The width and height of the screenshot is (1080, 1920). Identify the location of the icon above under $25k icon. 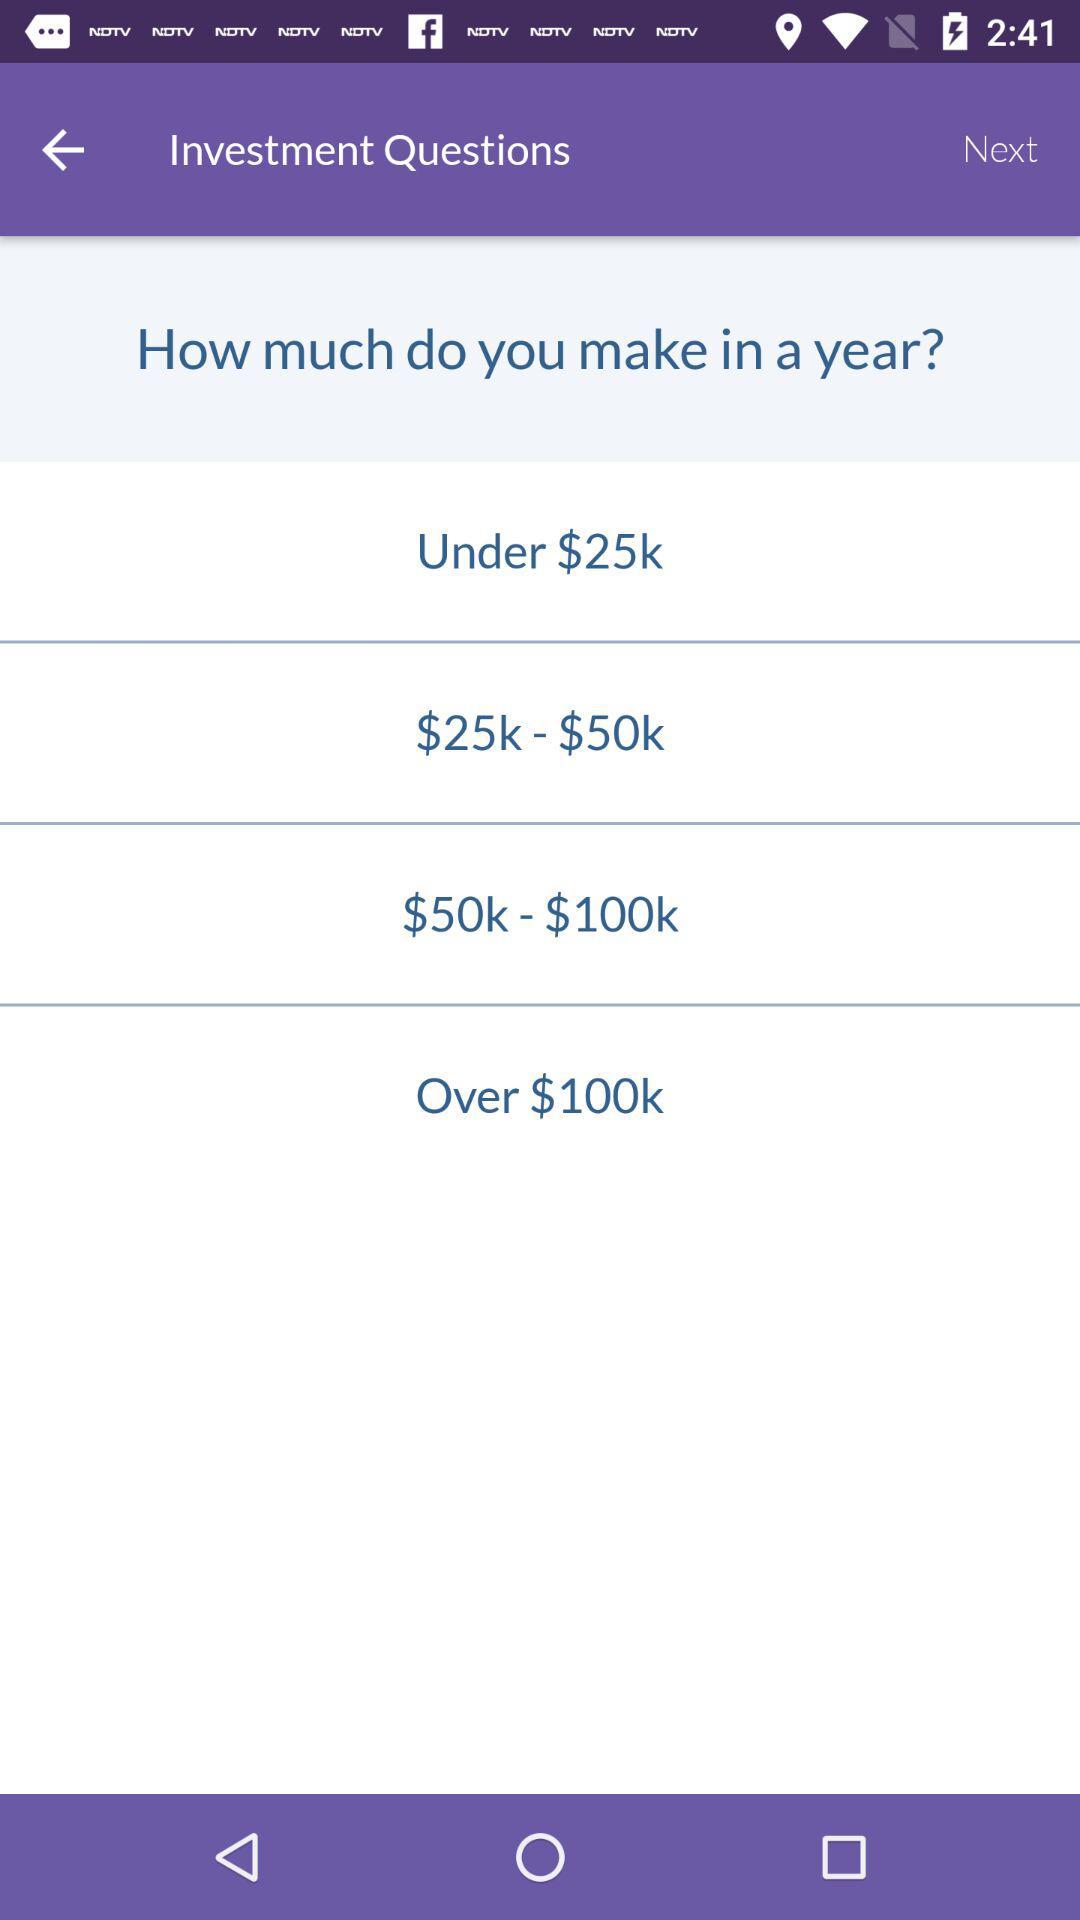
(1000, 148).